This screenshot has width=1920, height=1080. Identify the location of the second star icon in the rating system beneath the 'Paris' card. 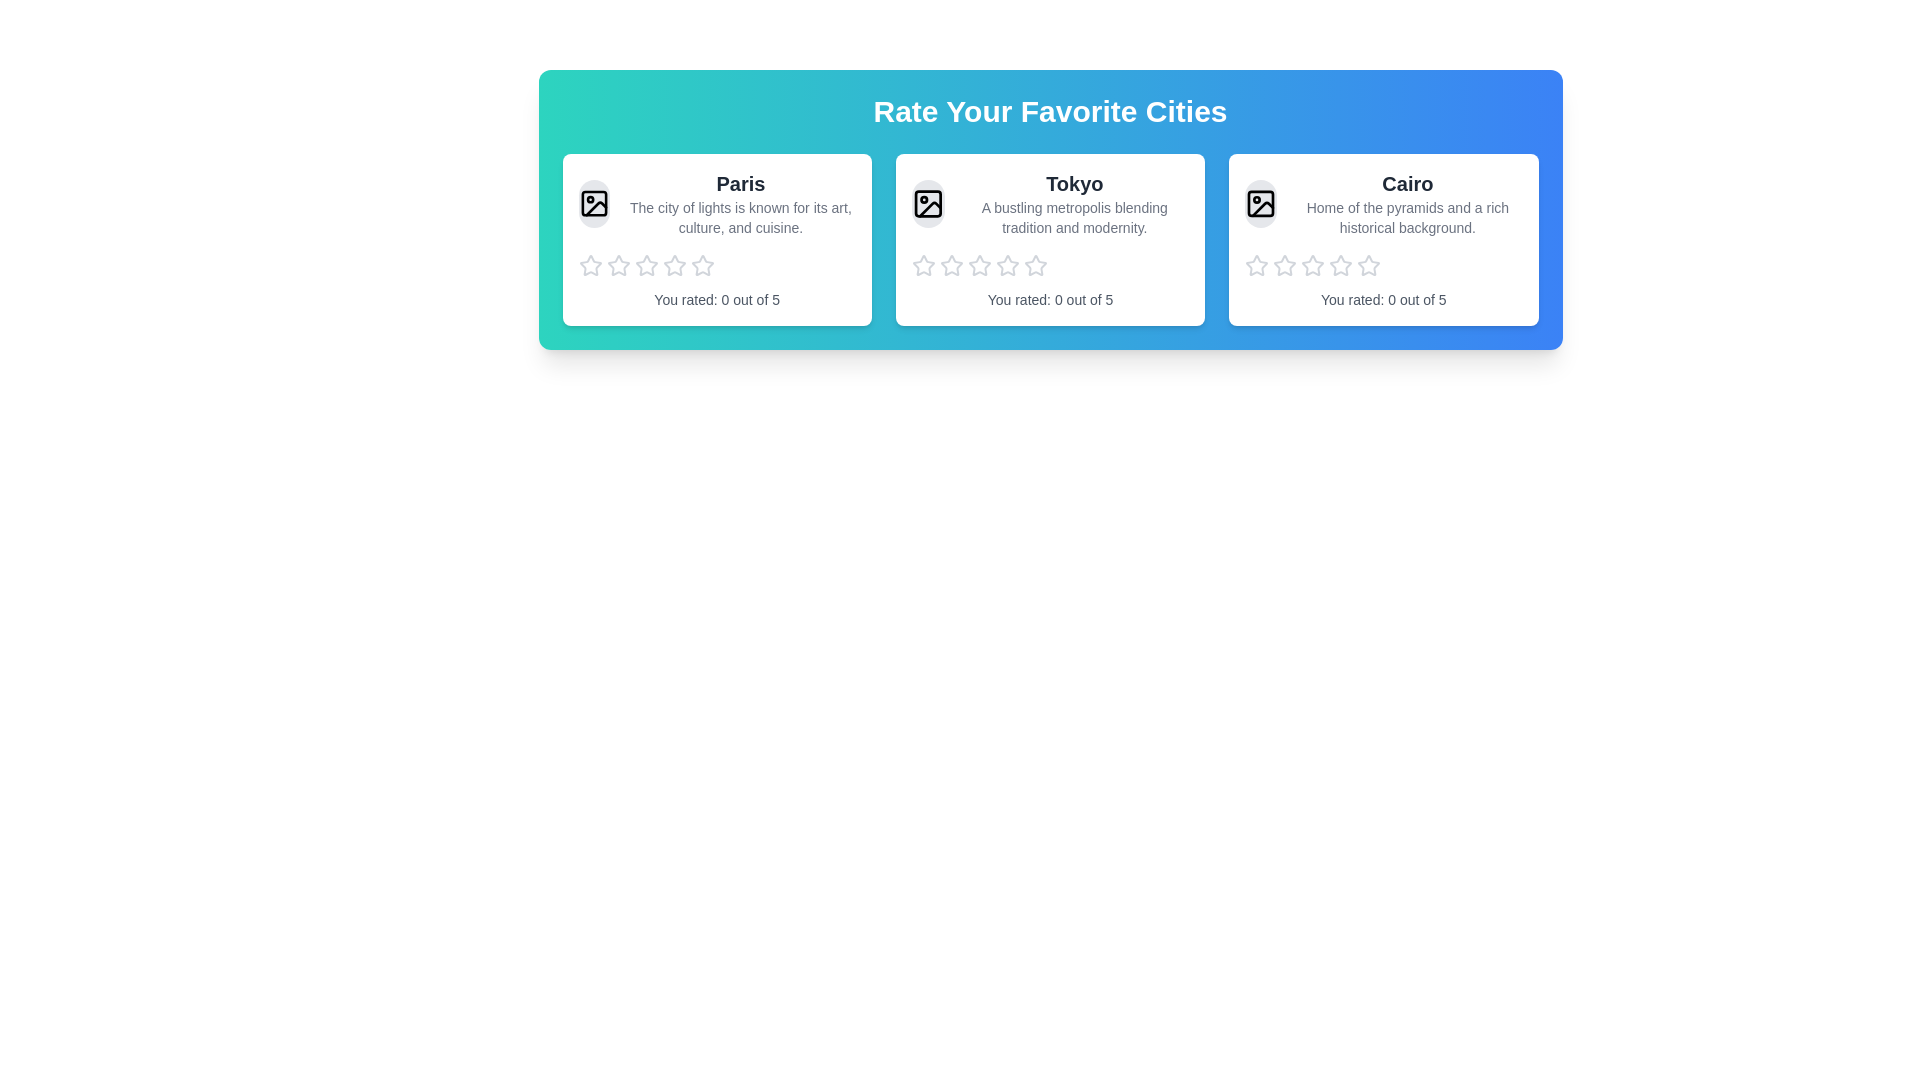
(674, 264).